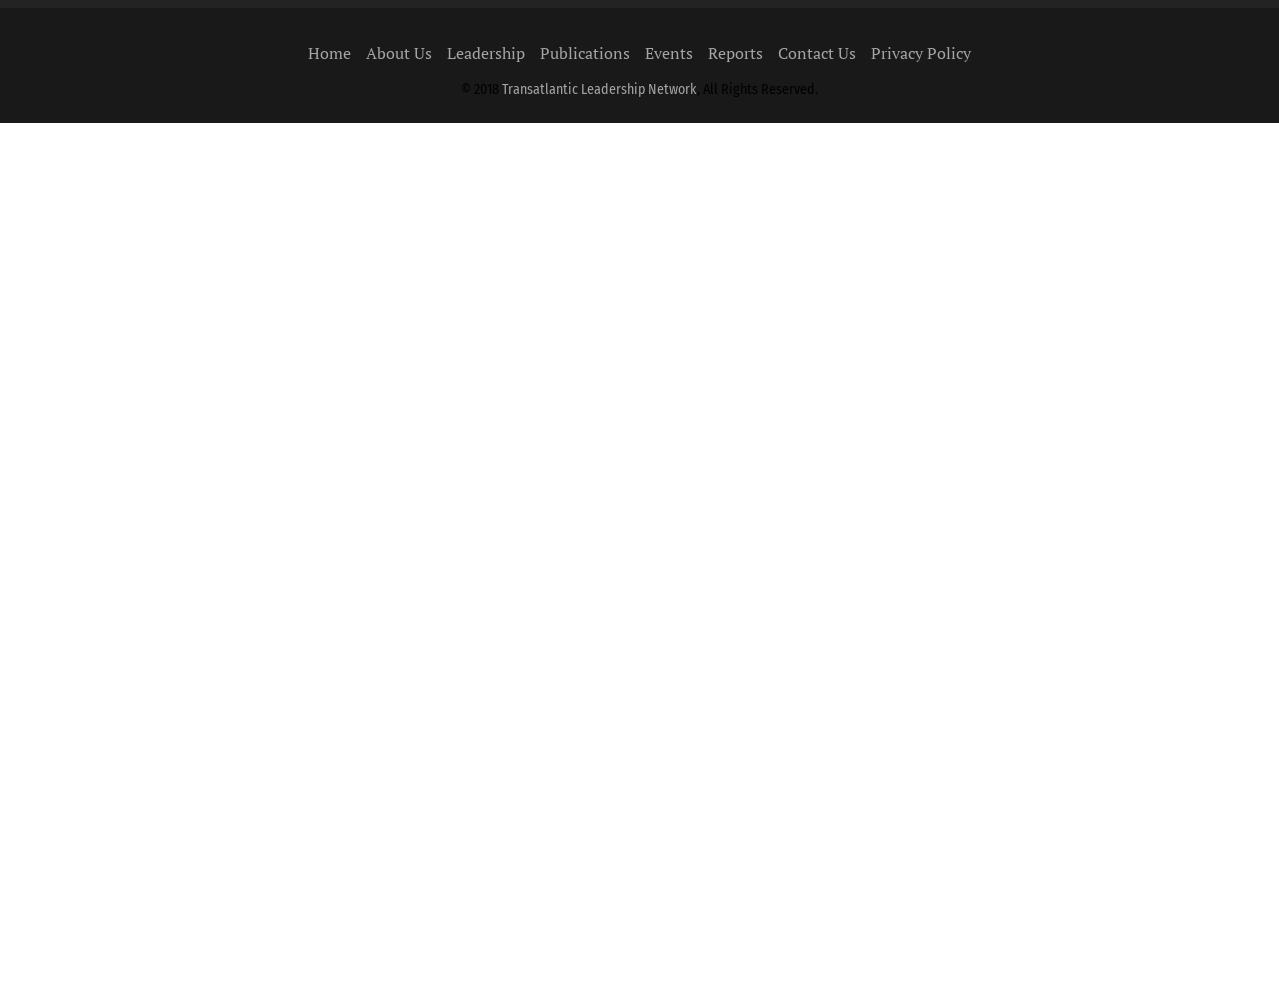 This screenshot has height=1000, width=1279. I want to click on '© 2018', so click(460, 88).